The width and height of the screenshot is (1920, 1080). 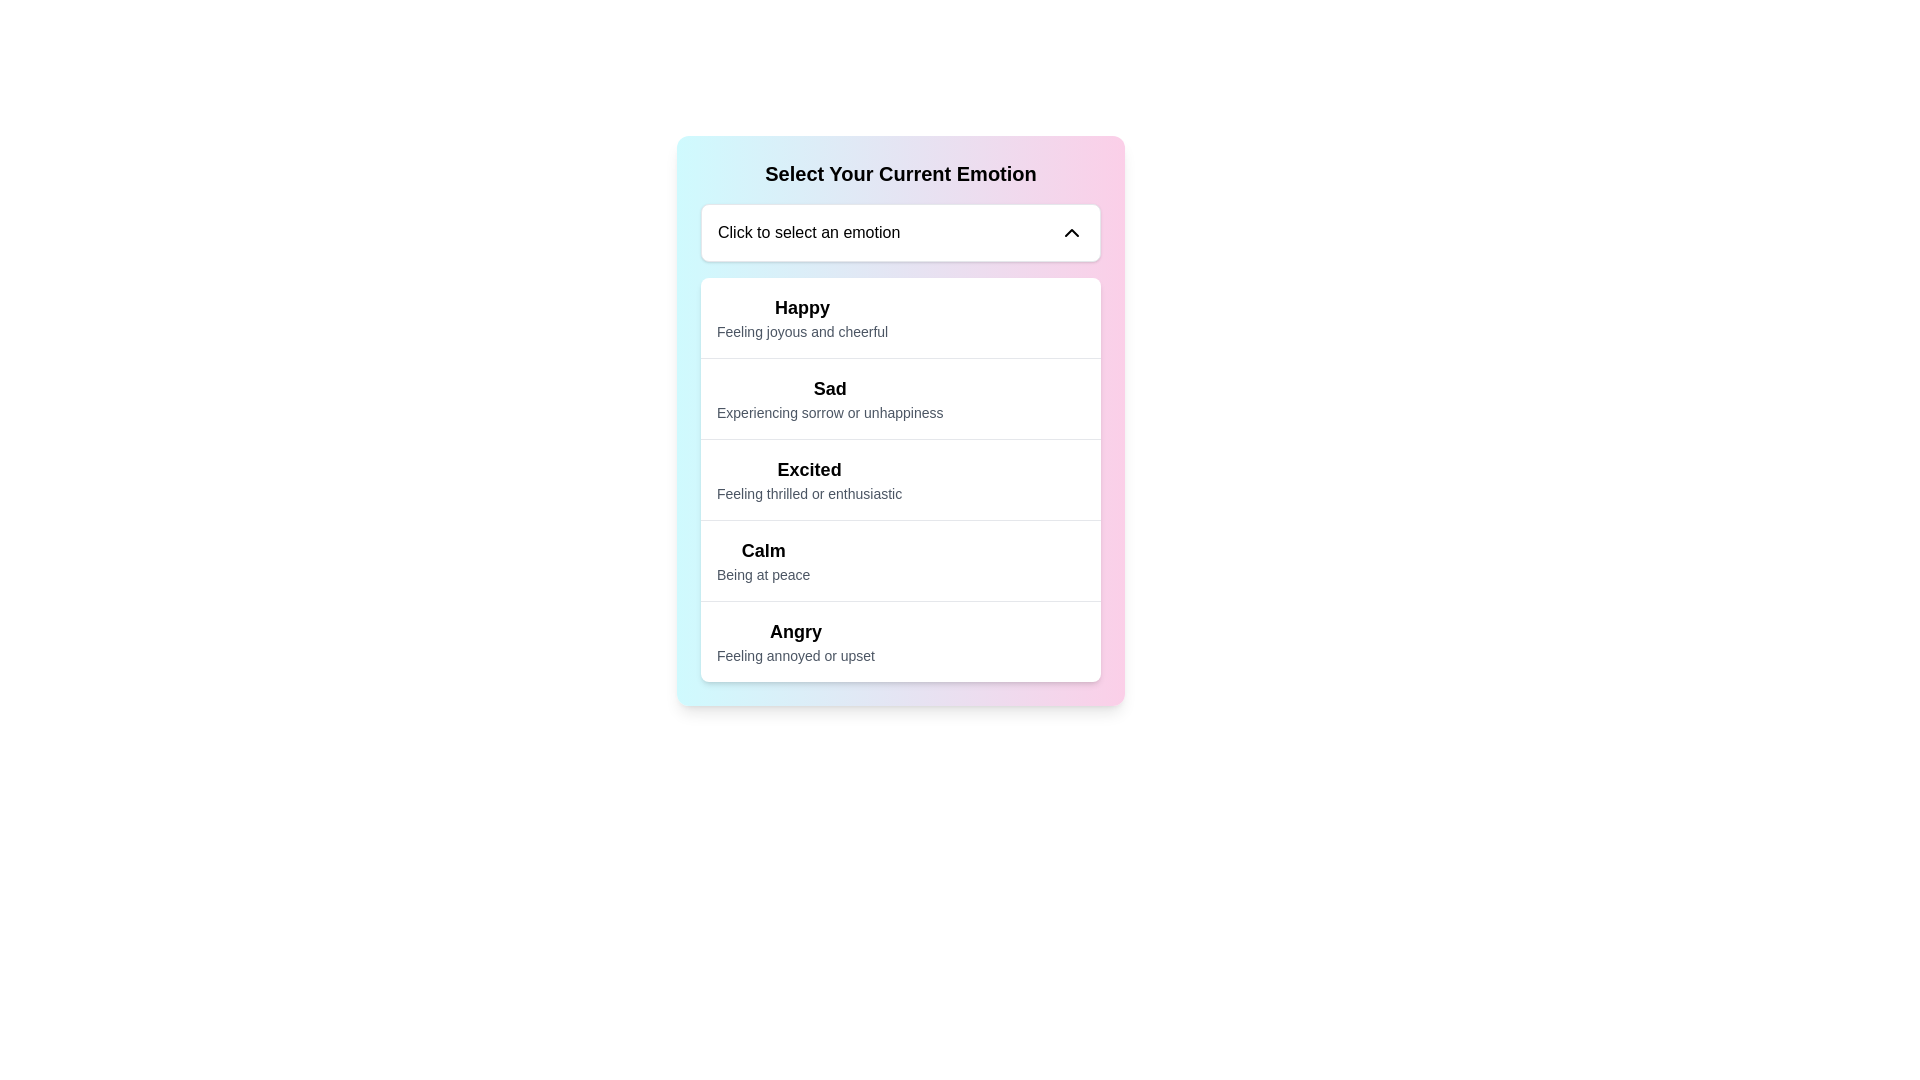 What do you see at coordinates (795, 641) in the screenshot?
I see `text label for the emotion selection option labeled 'Angry' which is the last item in the dropdown menu under 'Select Your Current Emotion'` at bounding box center [795, 641].